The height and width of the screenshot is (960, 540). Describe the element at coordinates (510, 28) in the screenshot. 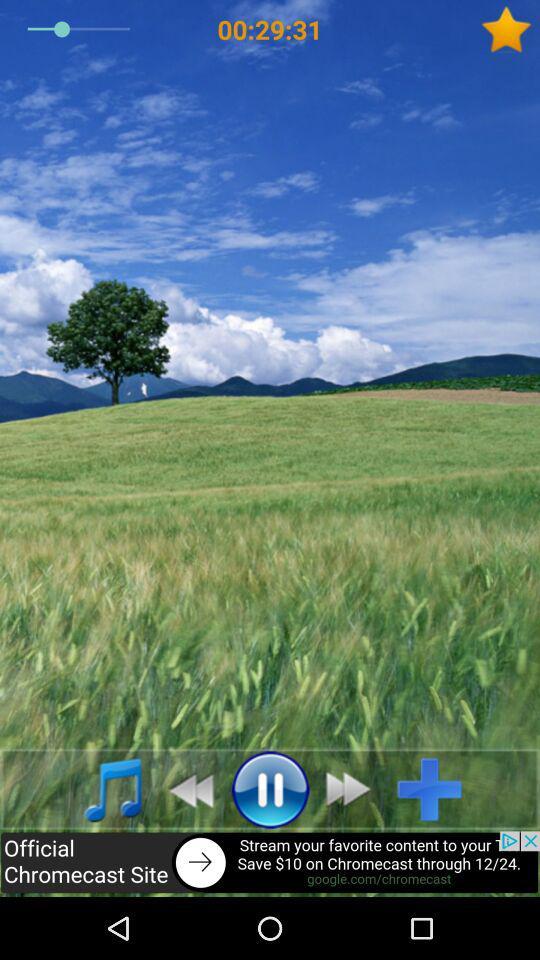

I see `favorite` at that location.